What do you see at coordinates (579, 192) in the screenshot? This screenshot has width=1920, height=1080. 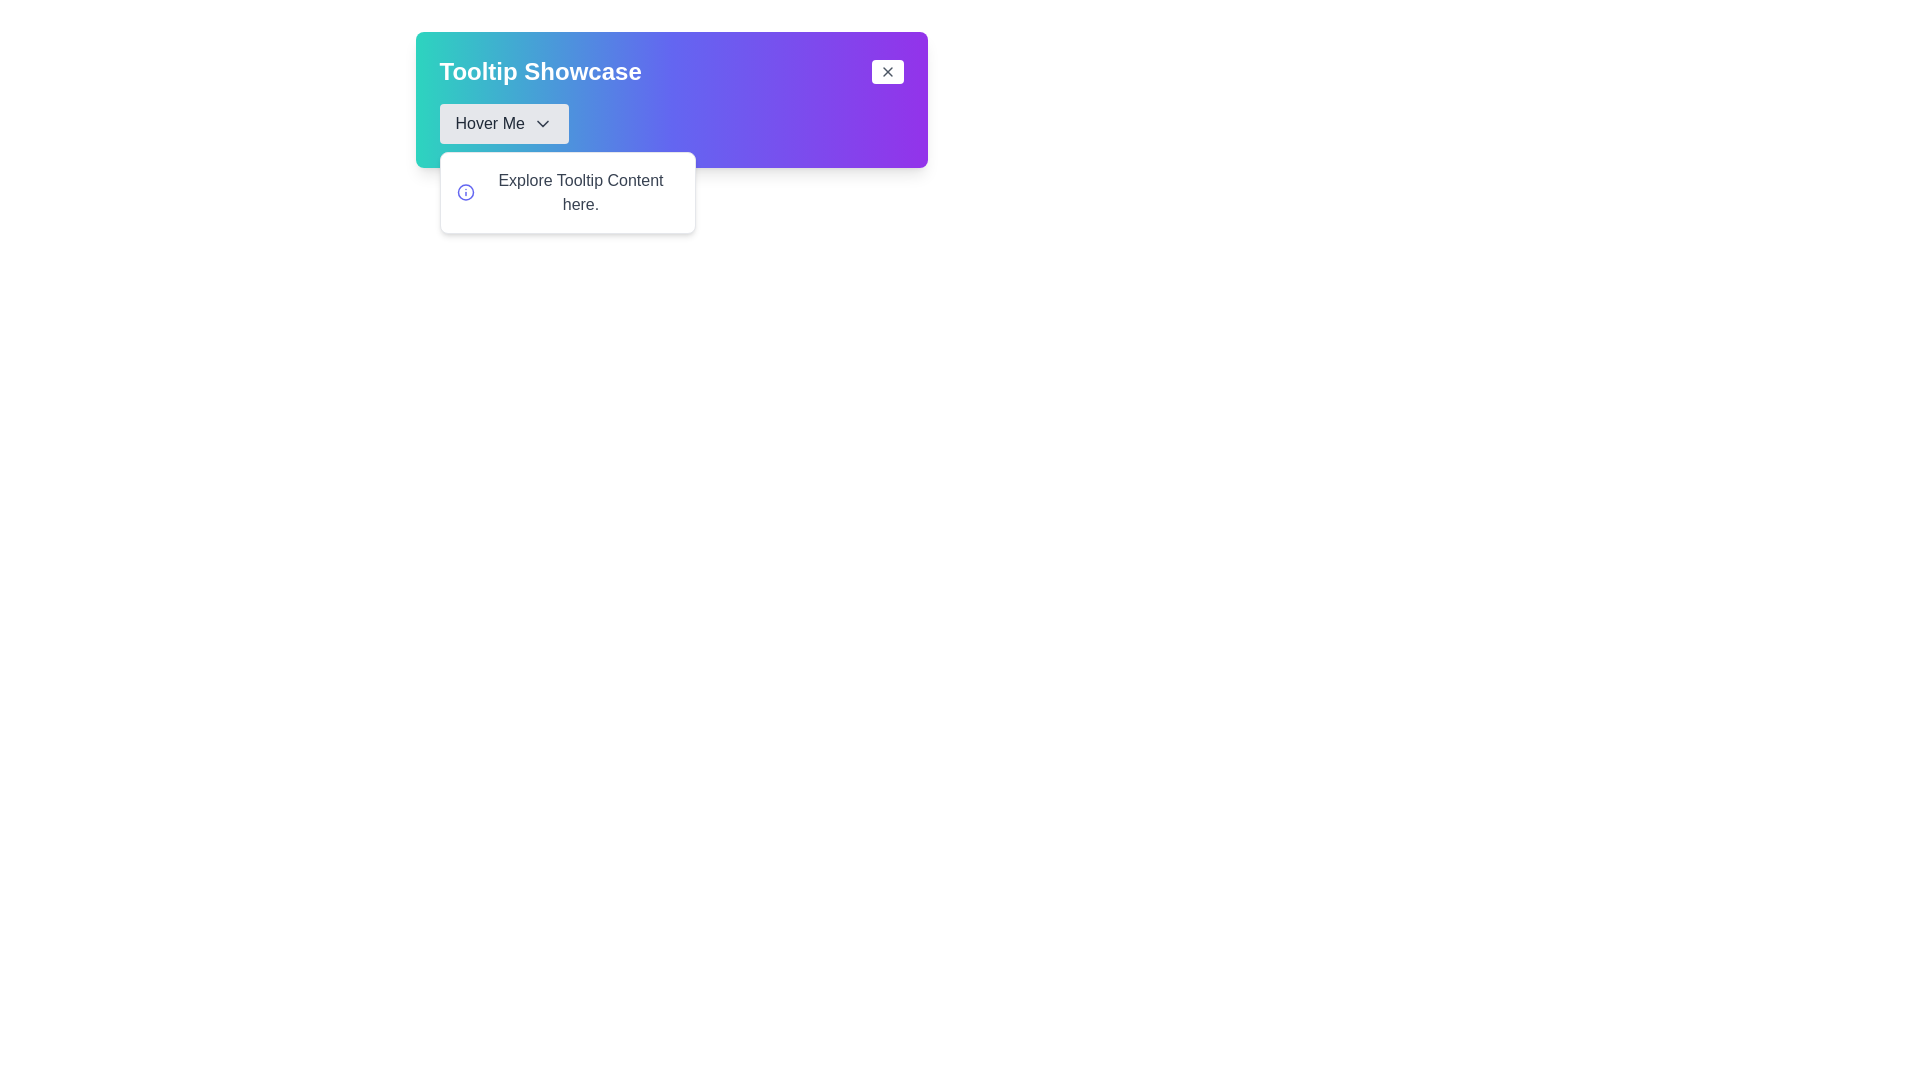 I see `text content displayed in the tooltip located at the center-right under the 'Tooltip Showcase' banner, next to the circular 'i' icon` at bounding box center [579, 192].